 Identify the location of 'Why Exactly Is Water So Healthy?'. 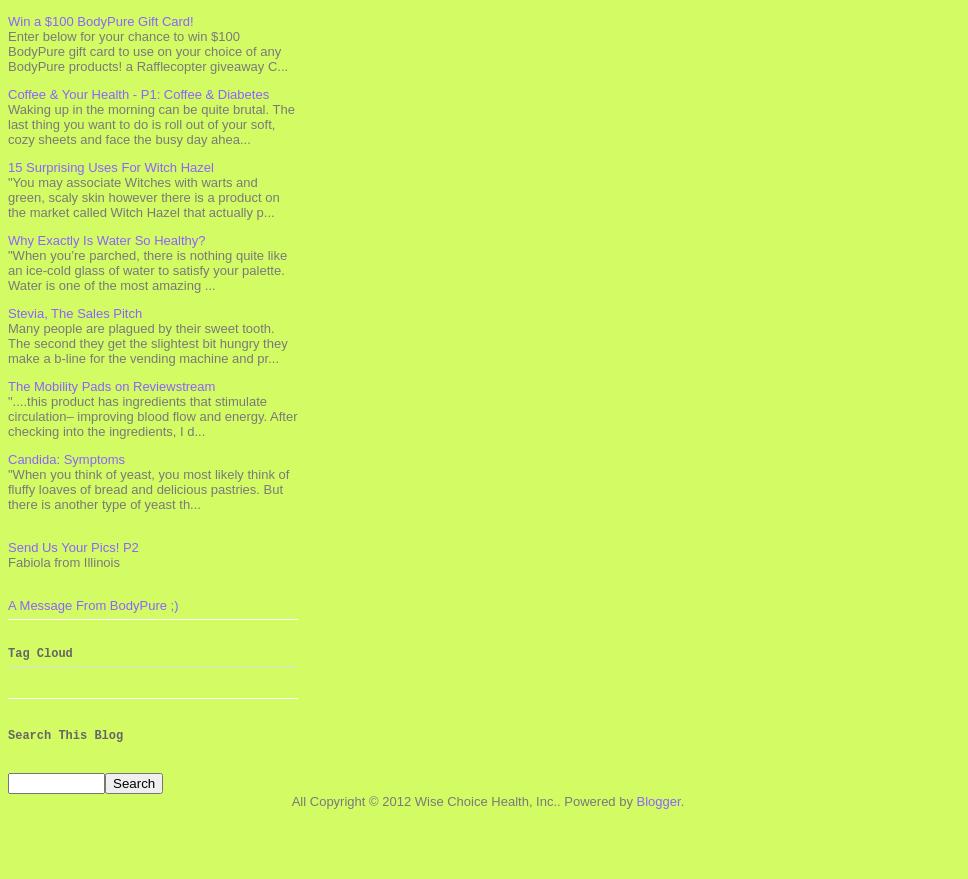
(106, 239).